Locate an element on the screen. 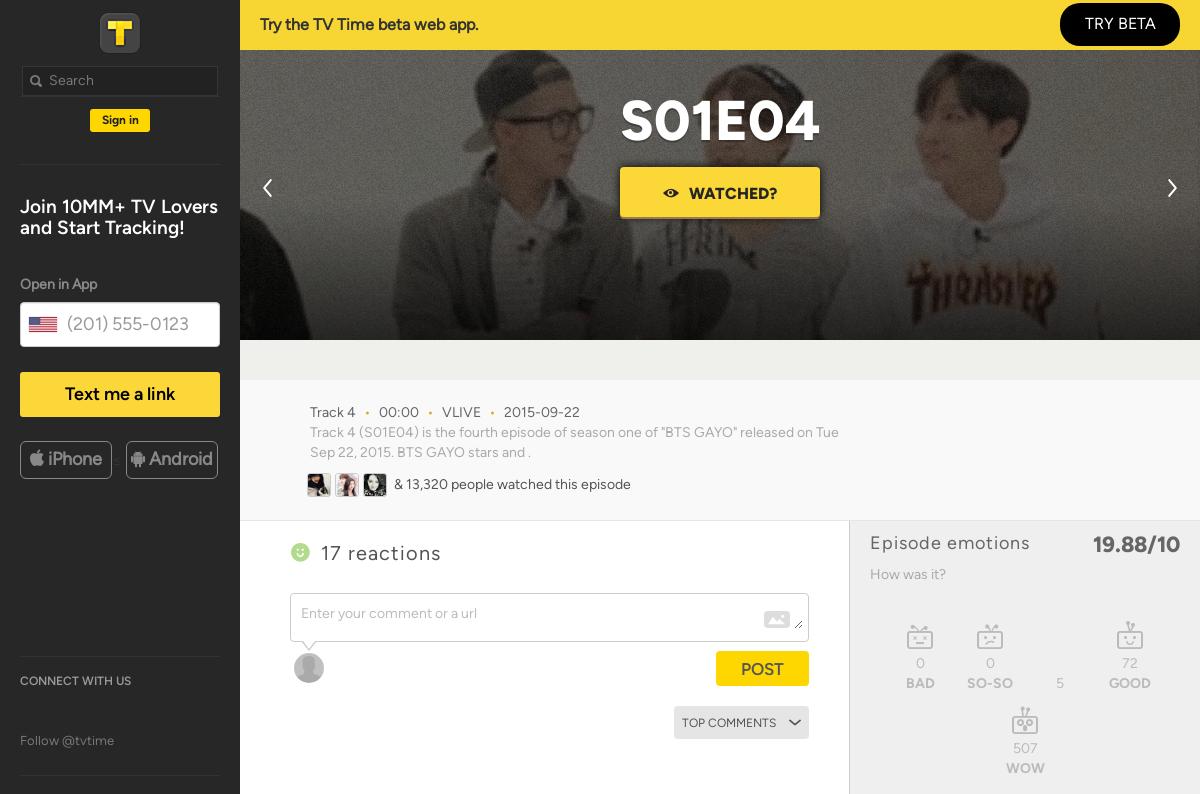 The width and height of the screenshot is (1200, 794). 'VLIVE' is located at coordinates (460, 411).